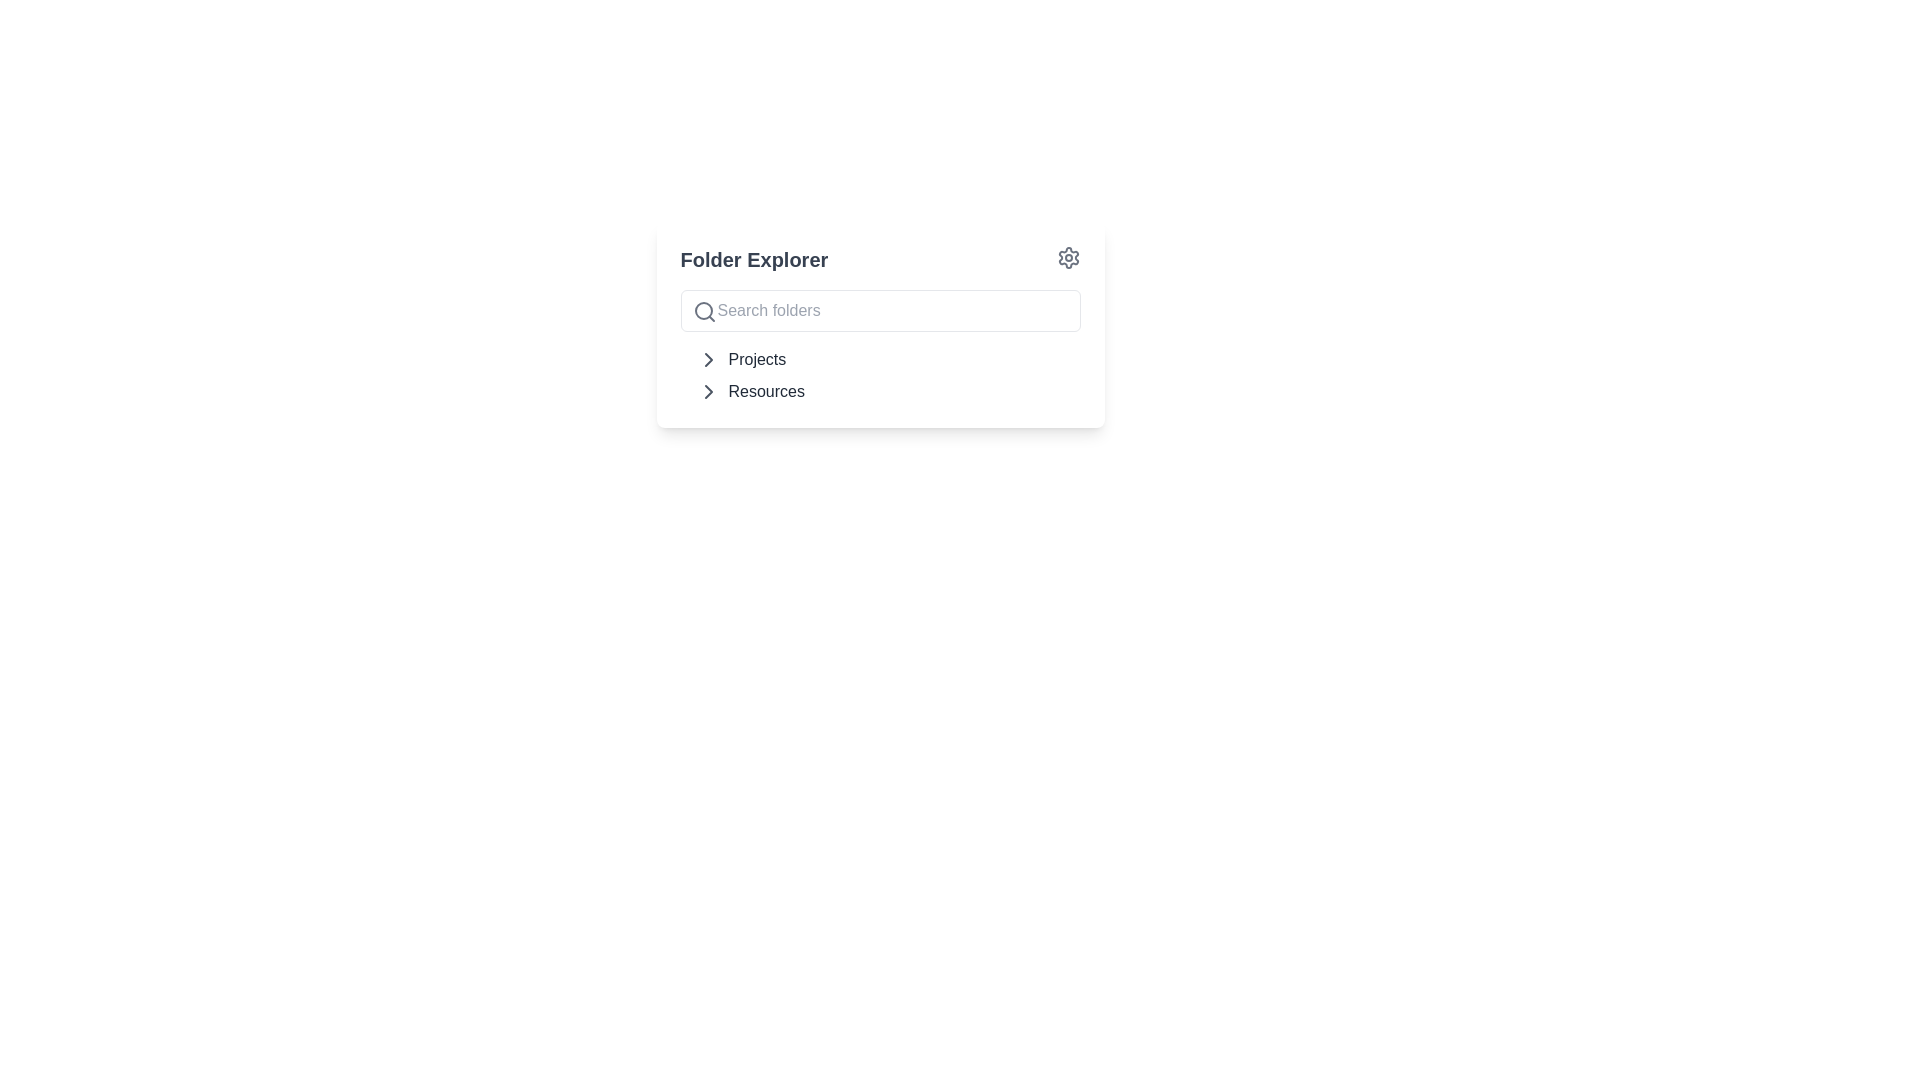 The image size is (1920, 1080). What do you see at coordinates (704, 312) in the screenshot?
I see `the magnifying glass icon located at the left side of the 'Search folders' input field in the 'Folder Explorer' component` at bounding box center [704, 312].